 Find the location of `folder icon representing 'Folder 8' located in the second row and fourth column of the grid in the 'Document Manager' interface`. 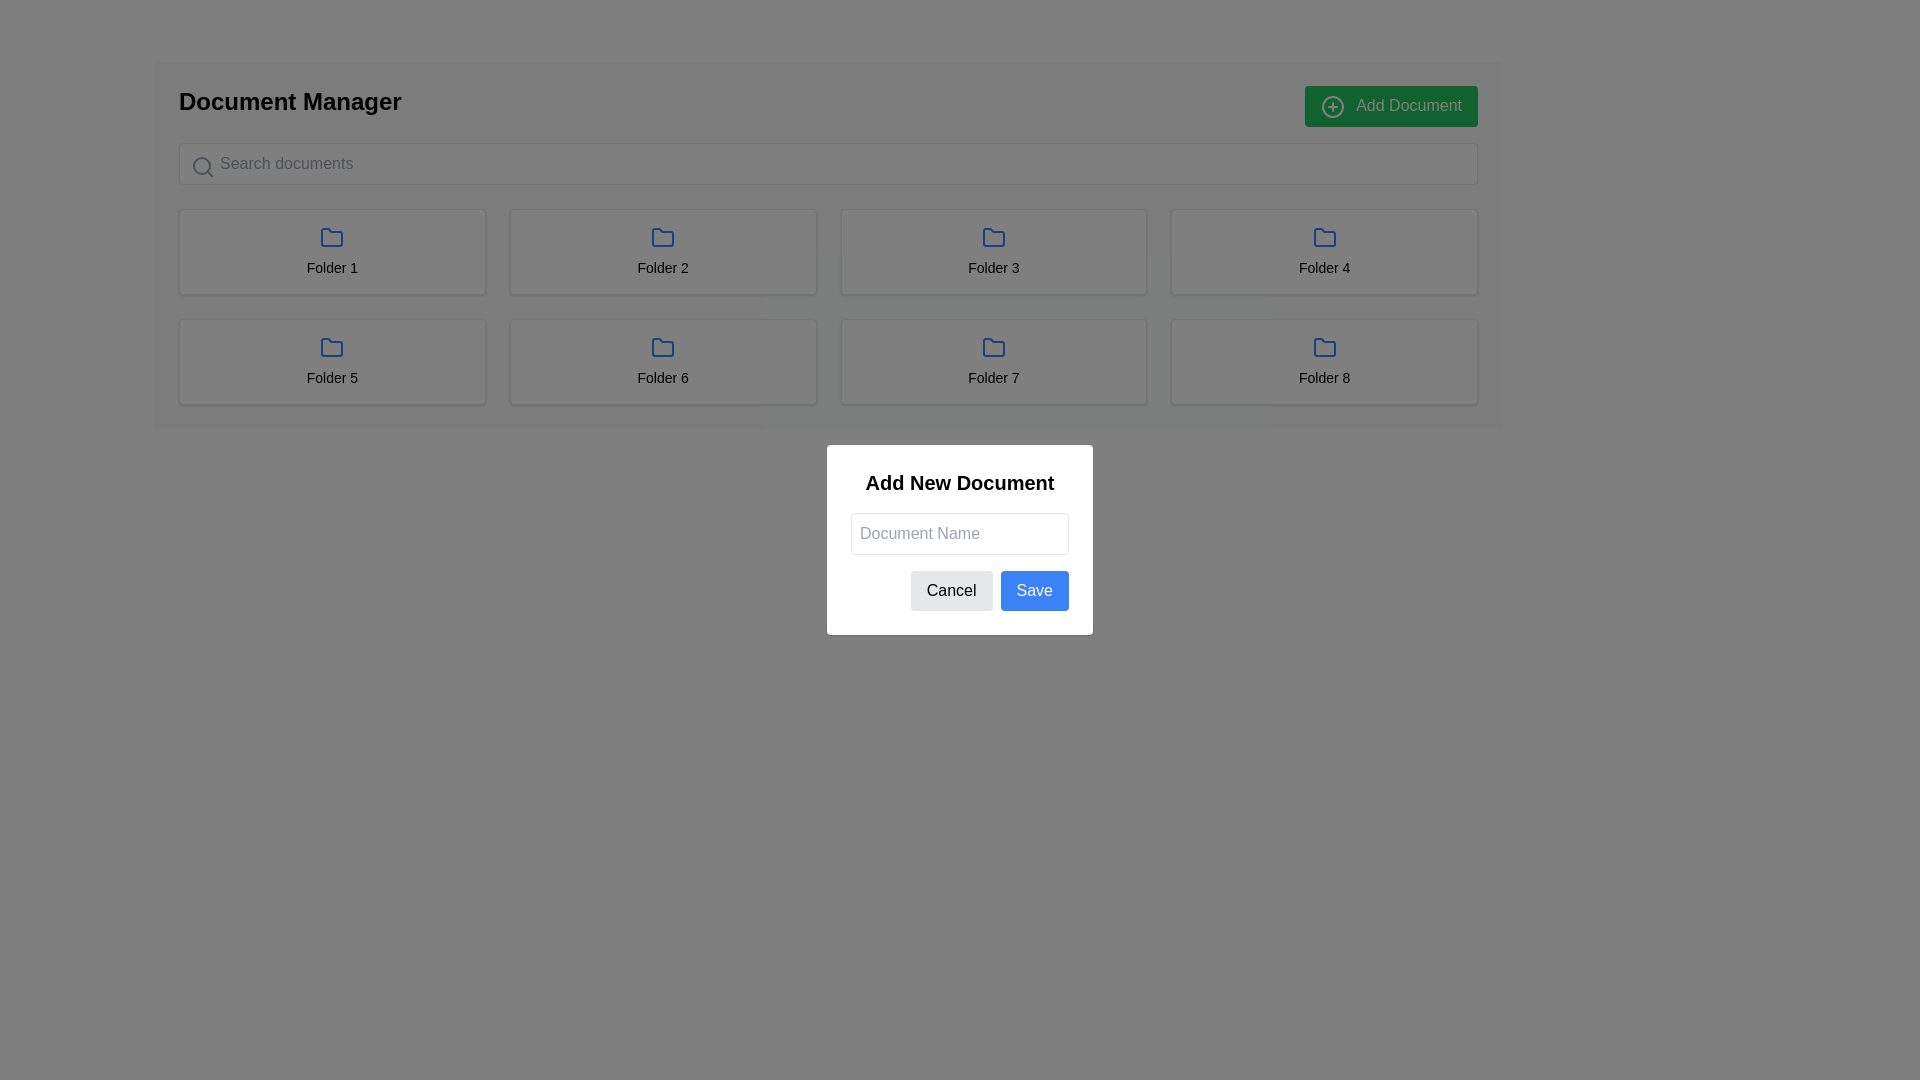

folder icon representing 'Folder 8' located in the second row and fourth column of the grid in the 'Document Manager' interface is located at coordinates (1324, 346).